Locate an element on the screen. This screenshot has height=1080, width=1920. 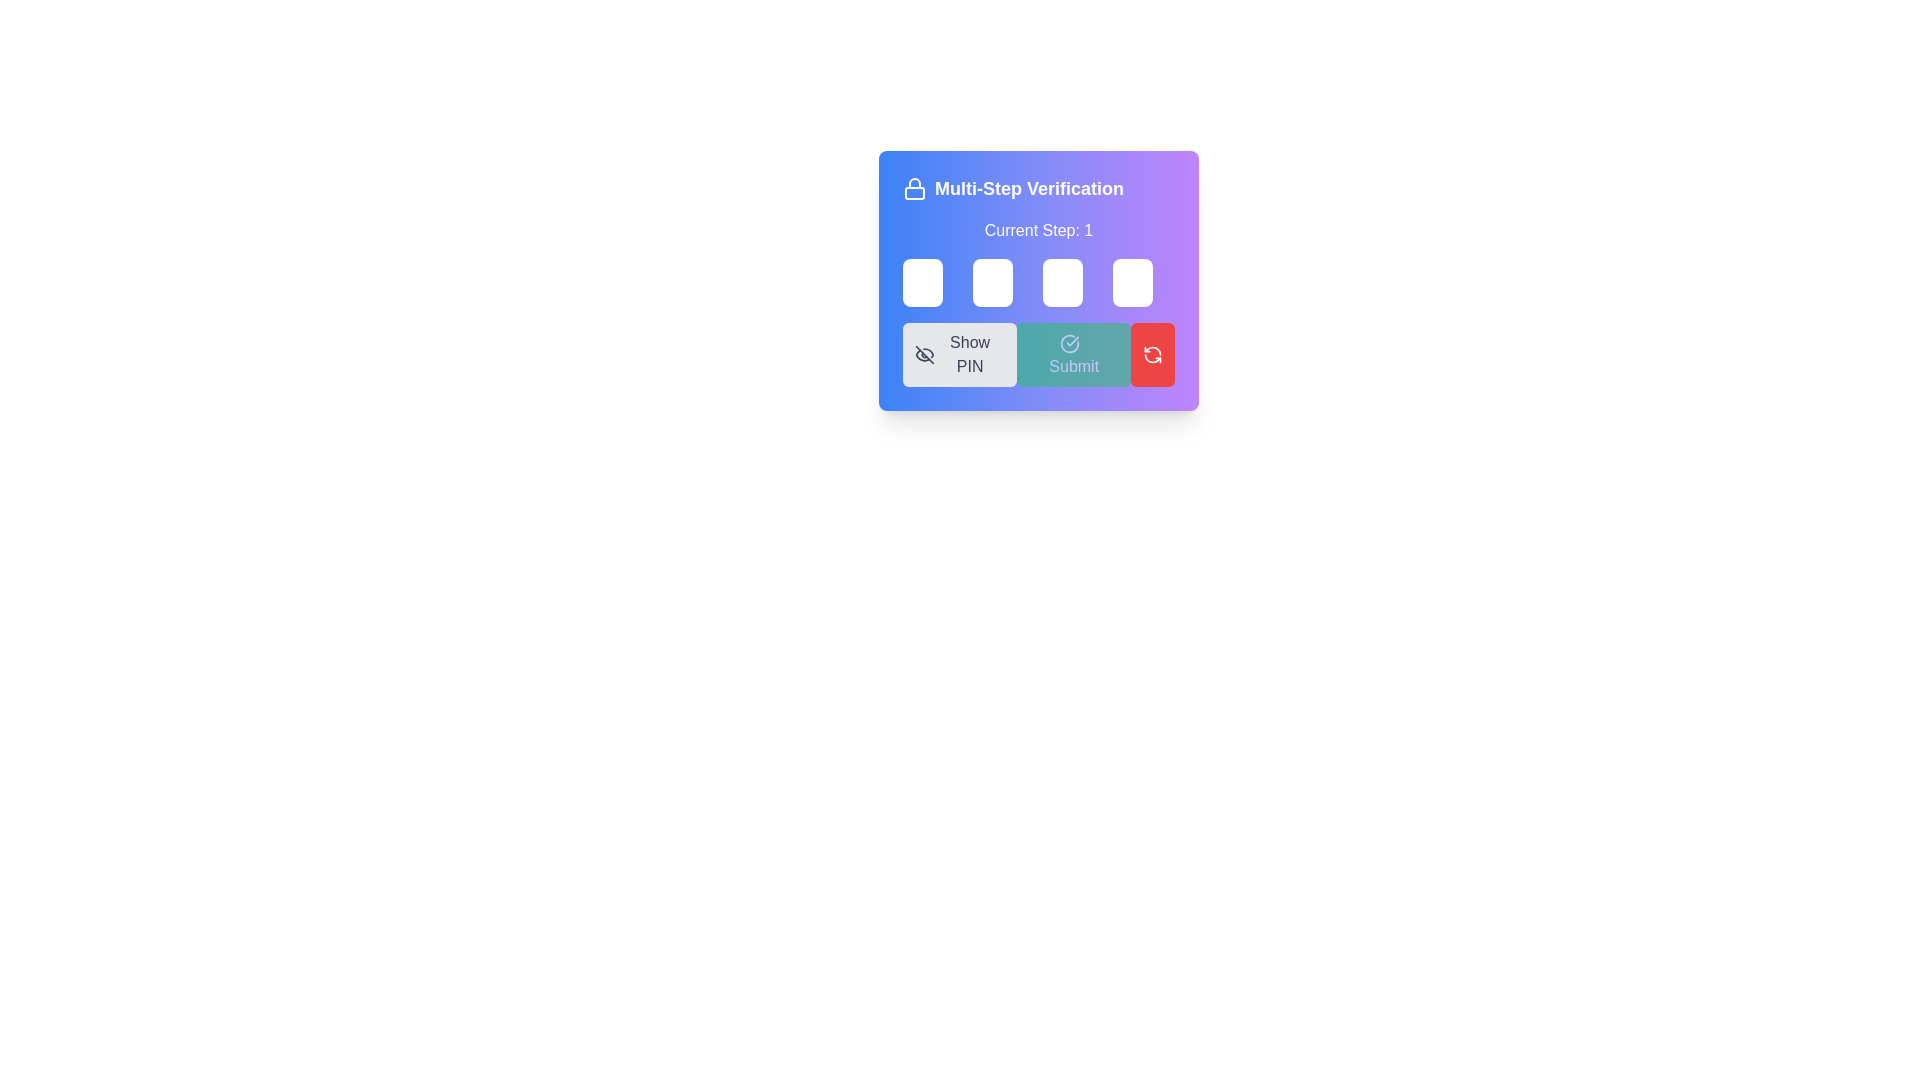
the red rectangular button with a white circular arrow icon, located at the bottom-right corner of the verification module is located at coordinates (1152, 353).